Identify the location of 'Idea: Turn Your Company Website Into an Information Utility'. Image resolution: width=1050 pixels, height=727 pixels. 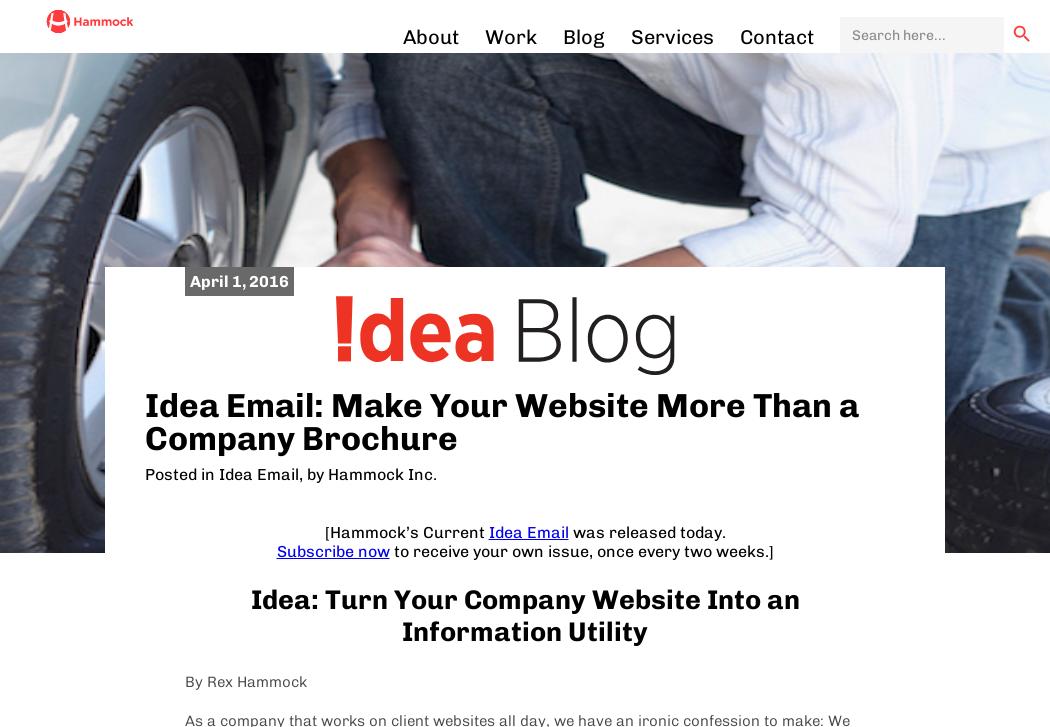
(523, 613).